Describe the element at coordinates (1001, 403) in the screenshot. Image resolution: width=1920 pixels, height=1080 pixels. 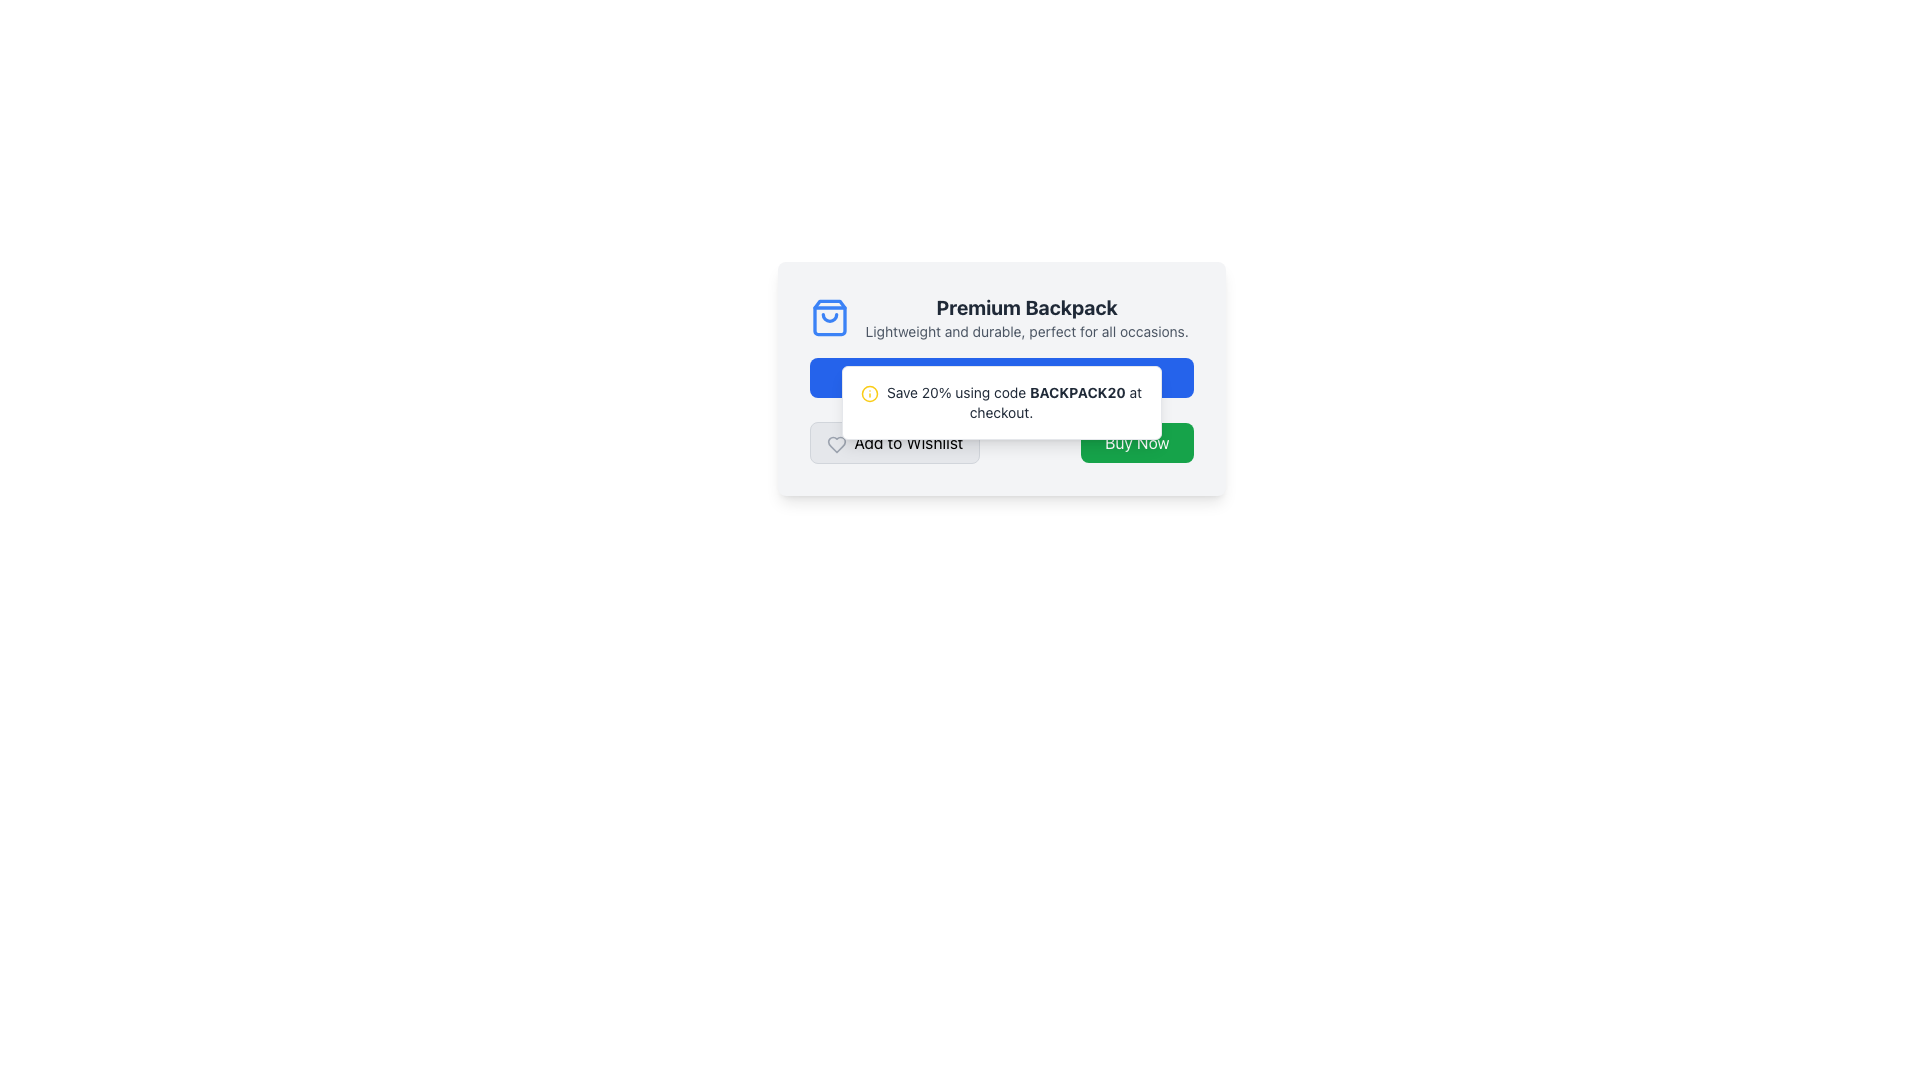
I see `the Informational Banner that displays a promotional discount, located below the 'Show Details' button and above the 'Add to Wishlist' and 'Buy Now' buttons` at that location.